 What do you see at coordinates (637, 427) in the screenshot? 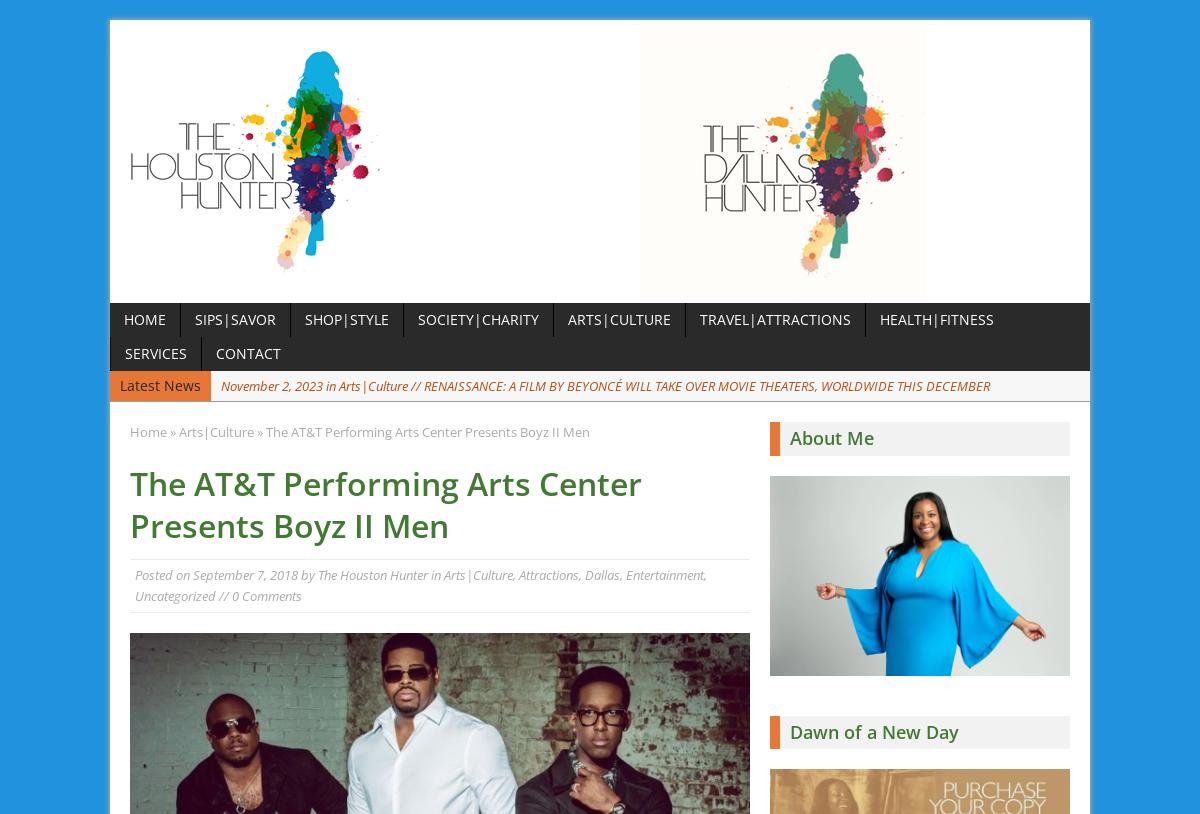
I see `'Foodies and Food Lovers are Invited to Sign up for Chef Sharon’s Favorite Things: A Dallas Arboretum Food & Wine Festival Event on Nov. 28'` at bounding box center [637, 427].